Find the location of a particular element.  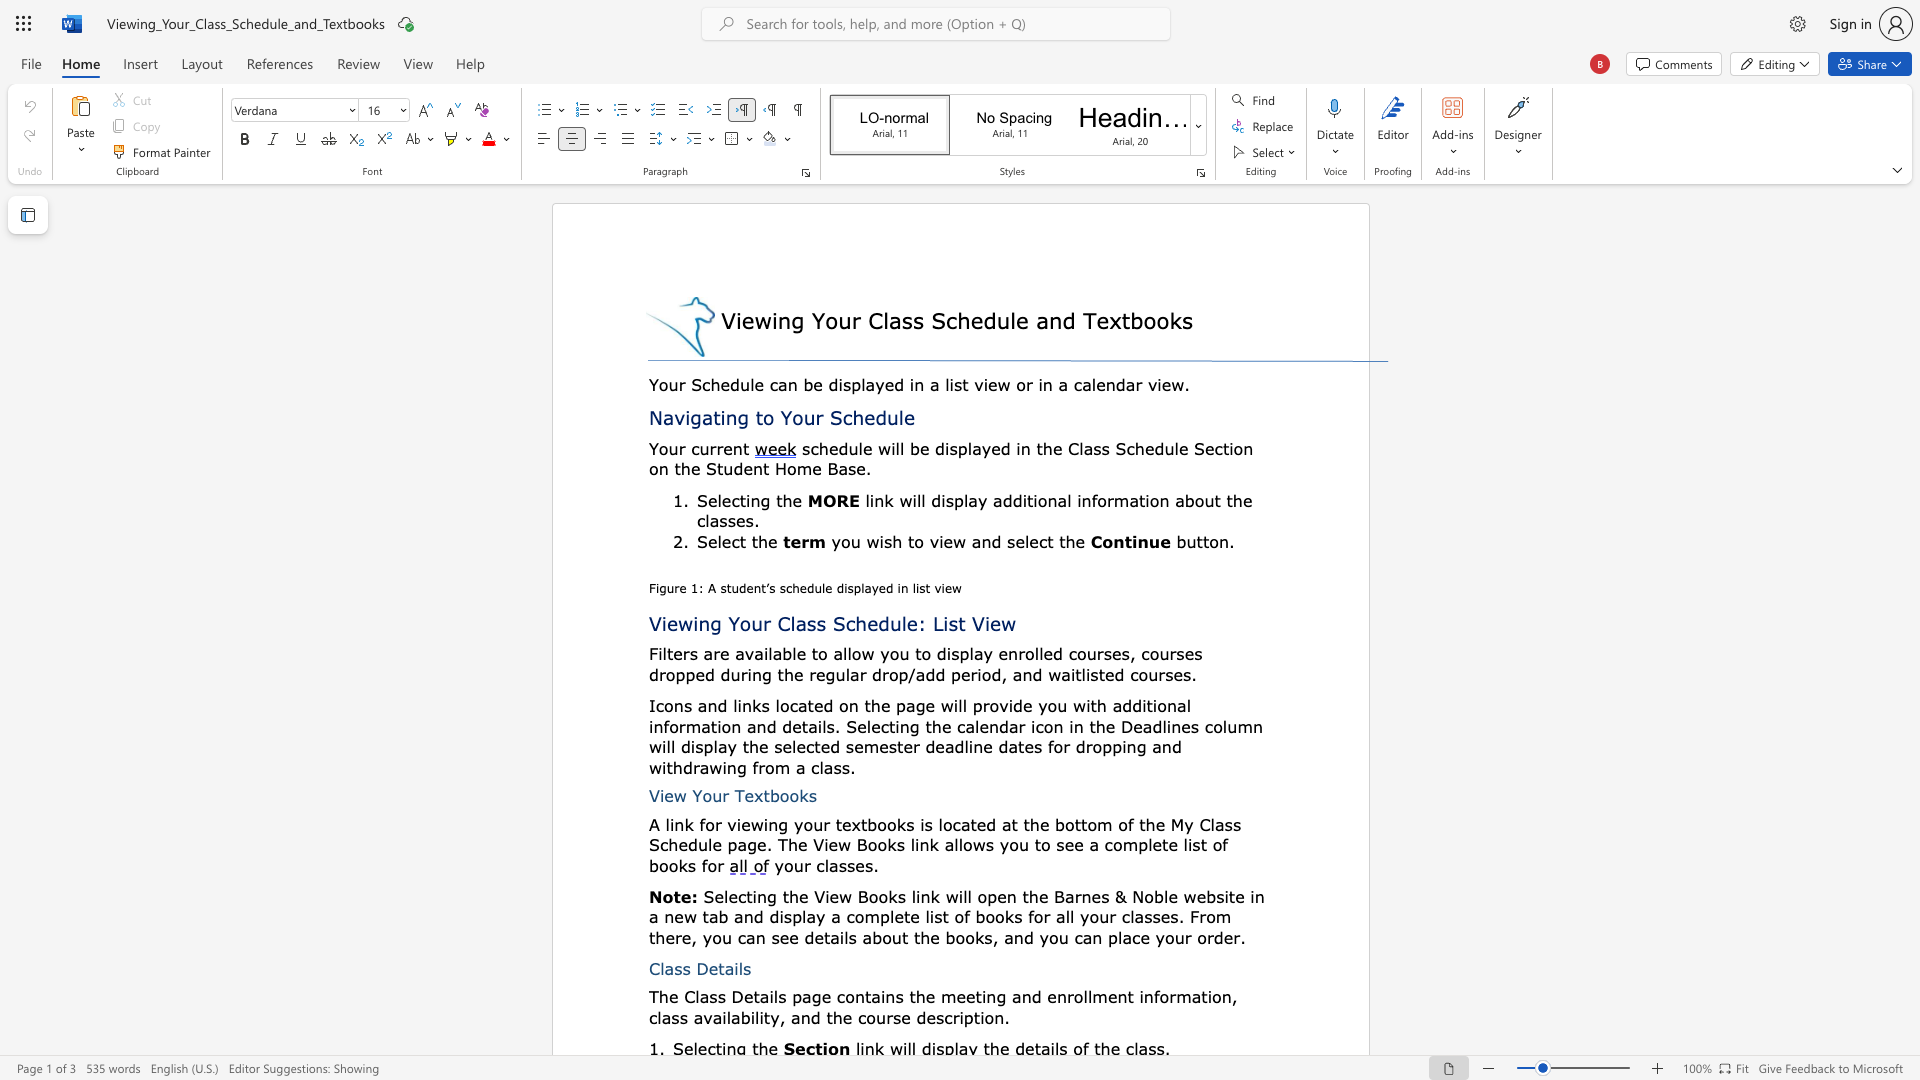

the subset text "Icons a" within the text "Icons and links" is located at coordinates (648, 704).